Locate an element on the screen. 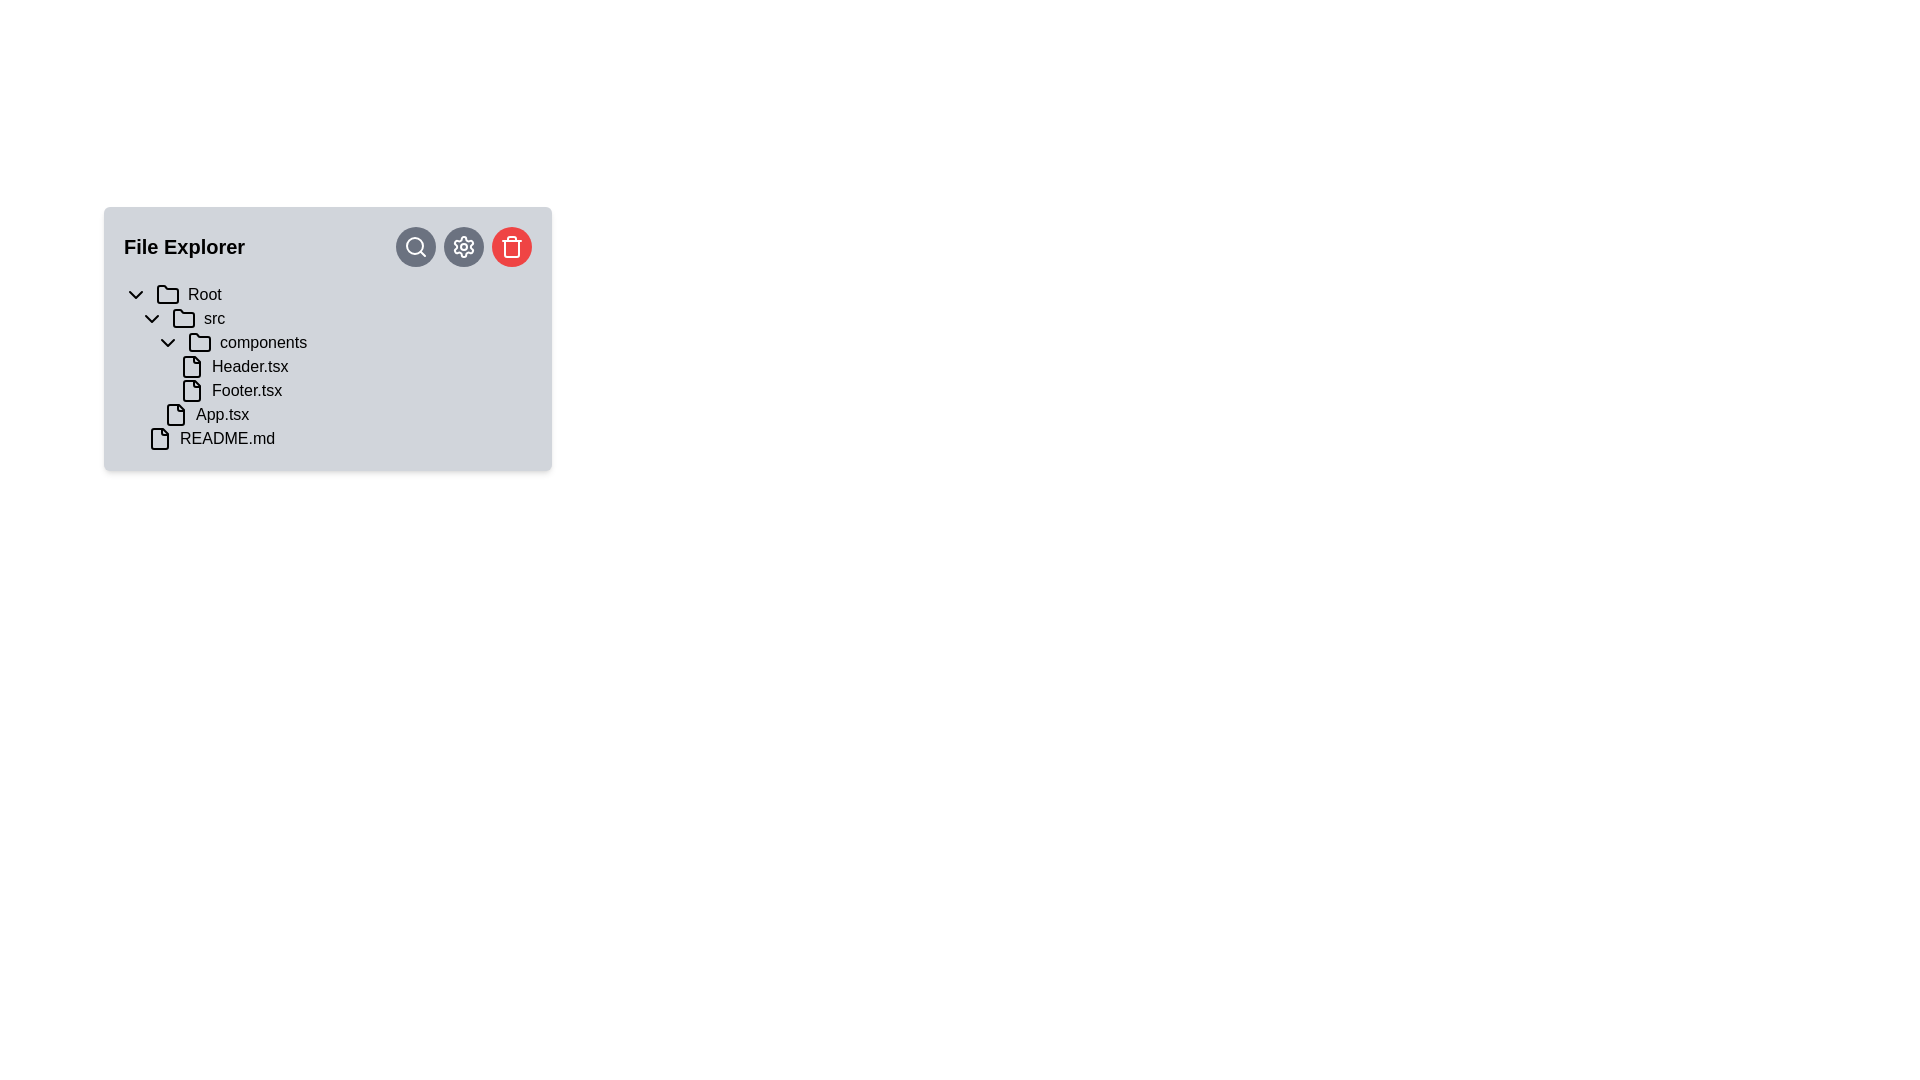 This screenshot has height=1080, width=1920. the document icon representing 'Header.tsx' in the file explorer interface is located at coordinates (192, 366).